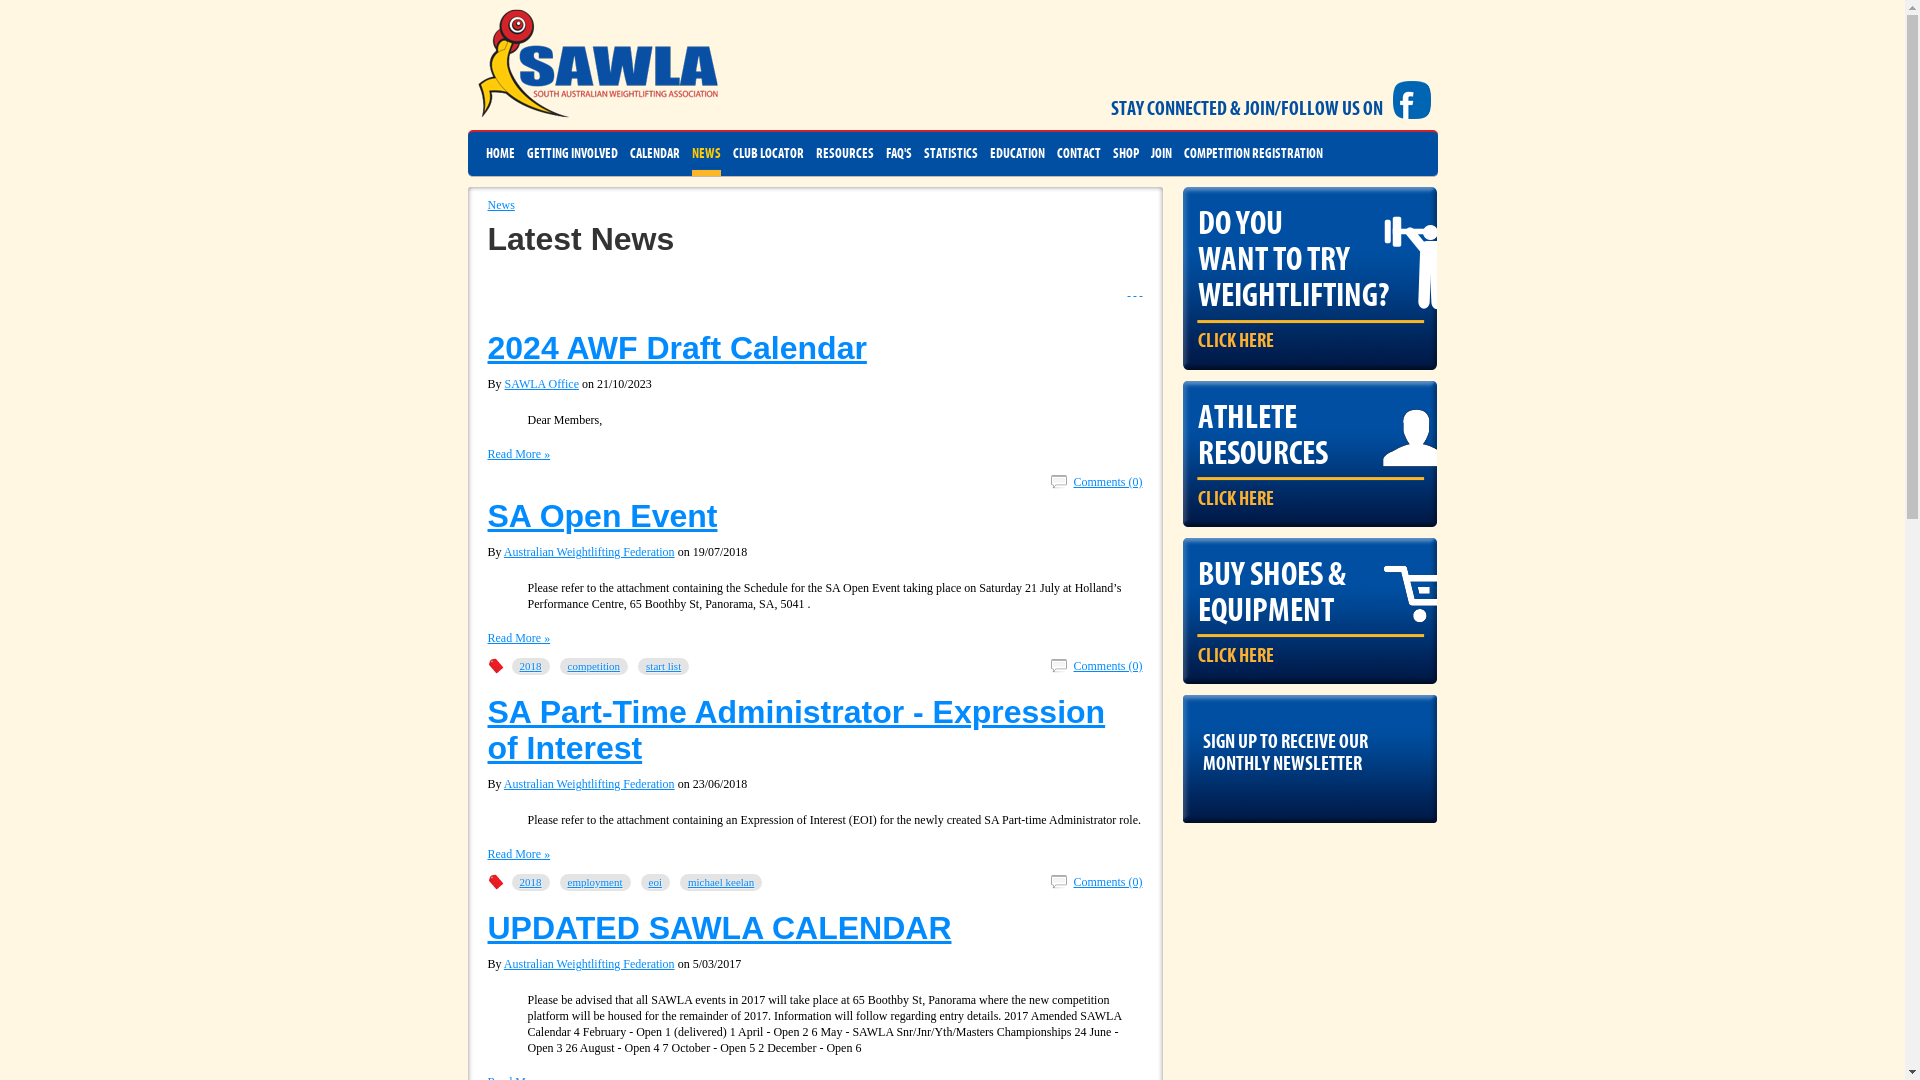 This screenshot has width=1920, height=1080. What do you see at coordinates (485, 153) in the screenshot?
I see `'HOME'` at bounding box center [485, 153].